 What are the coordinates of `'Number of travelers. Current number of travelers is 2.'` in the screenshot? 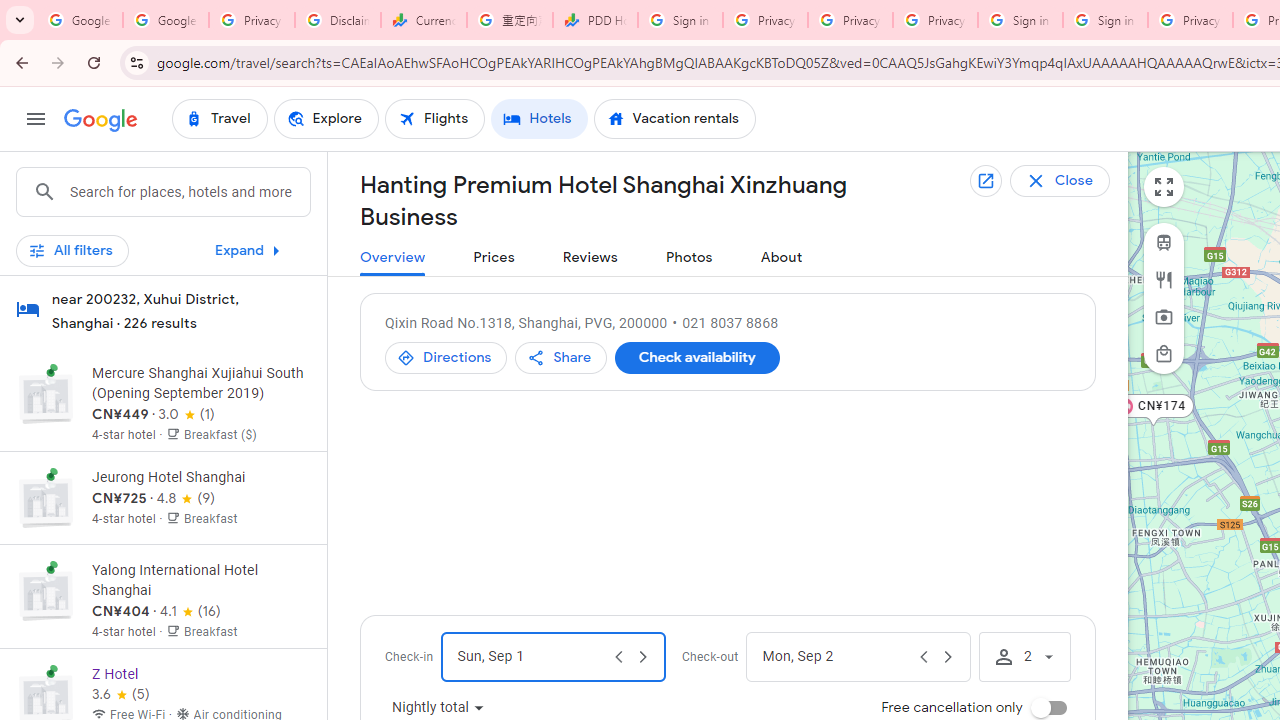 It's located at (1024, 657).